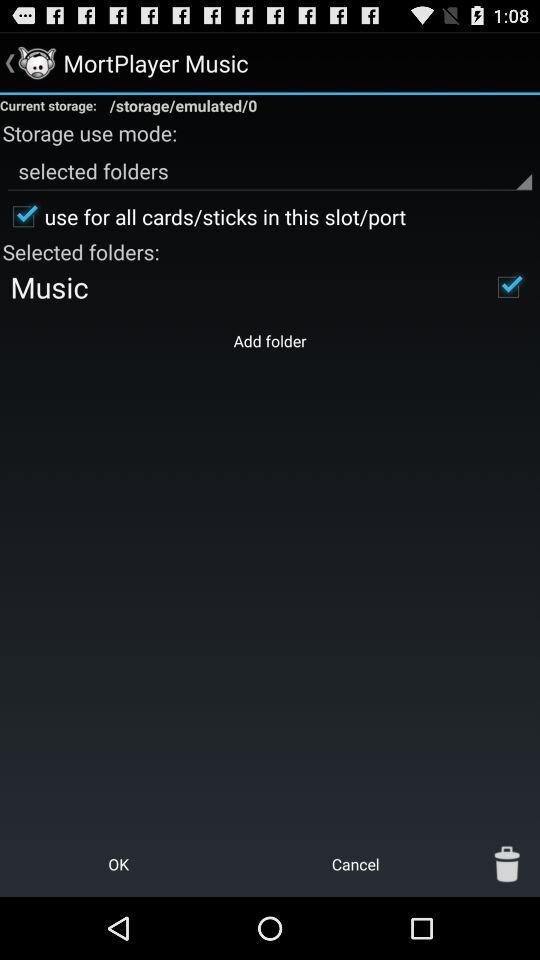 The width and height of the screenshot is (540, 960). What do you see at coordinates (507, 924) in the screenshot?
I see `the delete icon` at bounding box center [507, 924].